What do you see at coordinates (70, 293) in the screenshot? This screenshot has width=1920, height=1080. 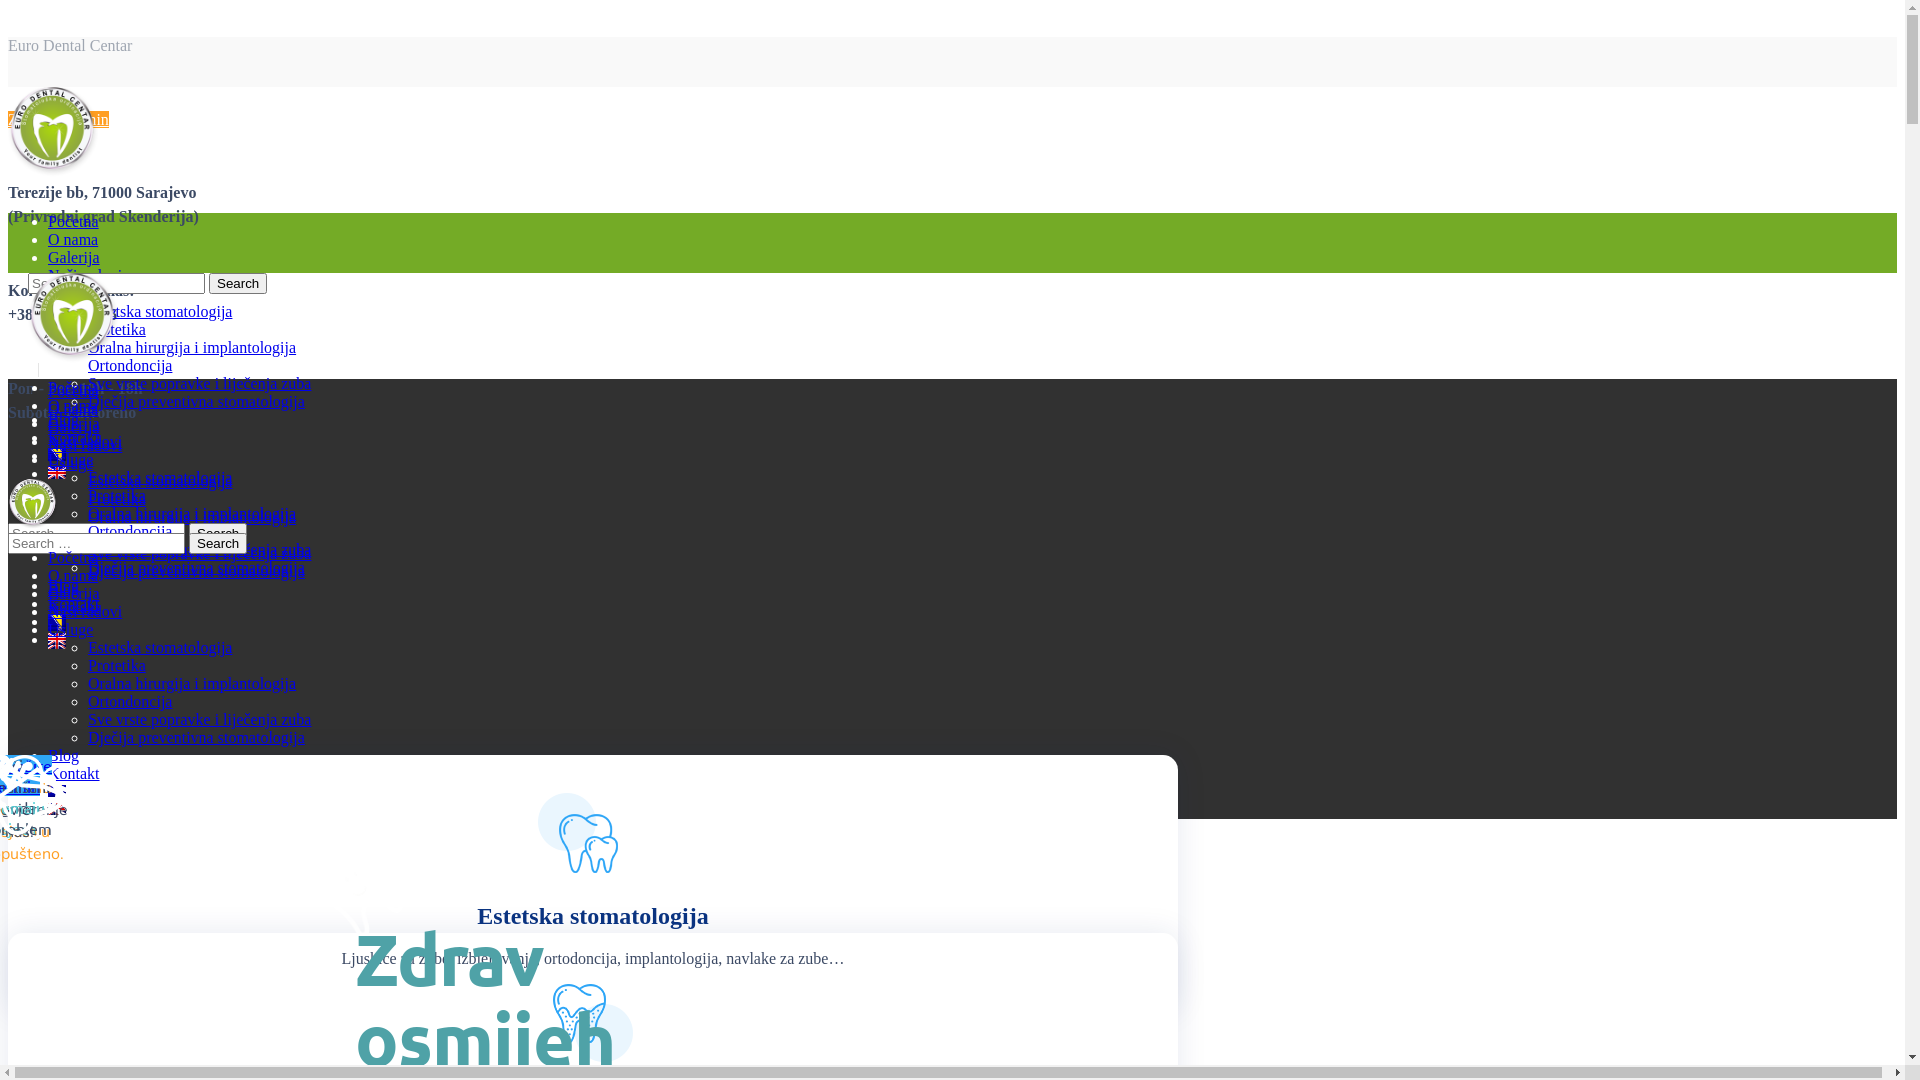 I see `'Usluge'` at bounding box center [70, 293].